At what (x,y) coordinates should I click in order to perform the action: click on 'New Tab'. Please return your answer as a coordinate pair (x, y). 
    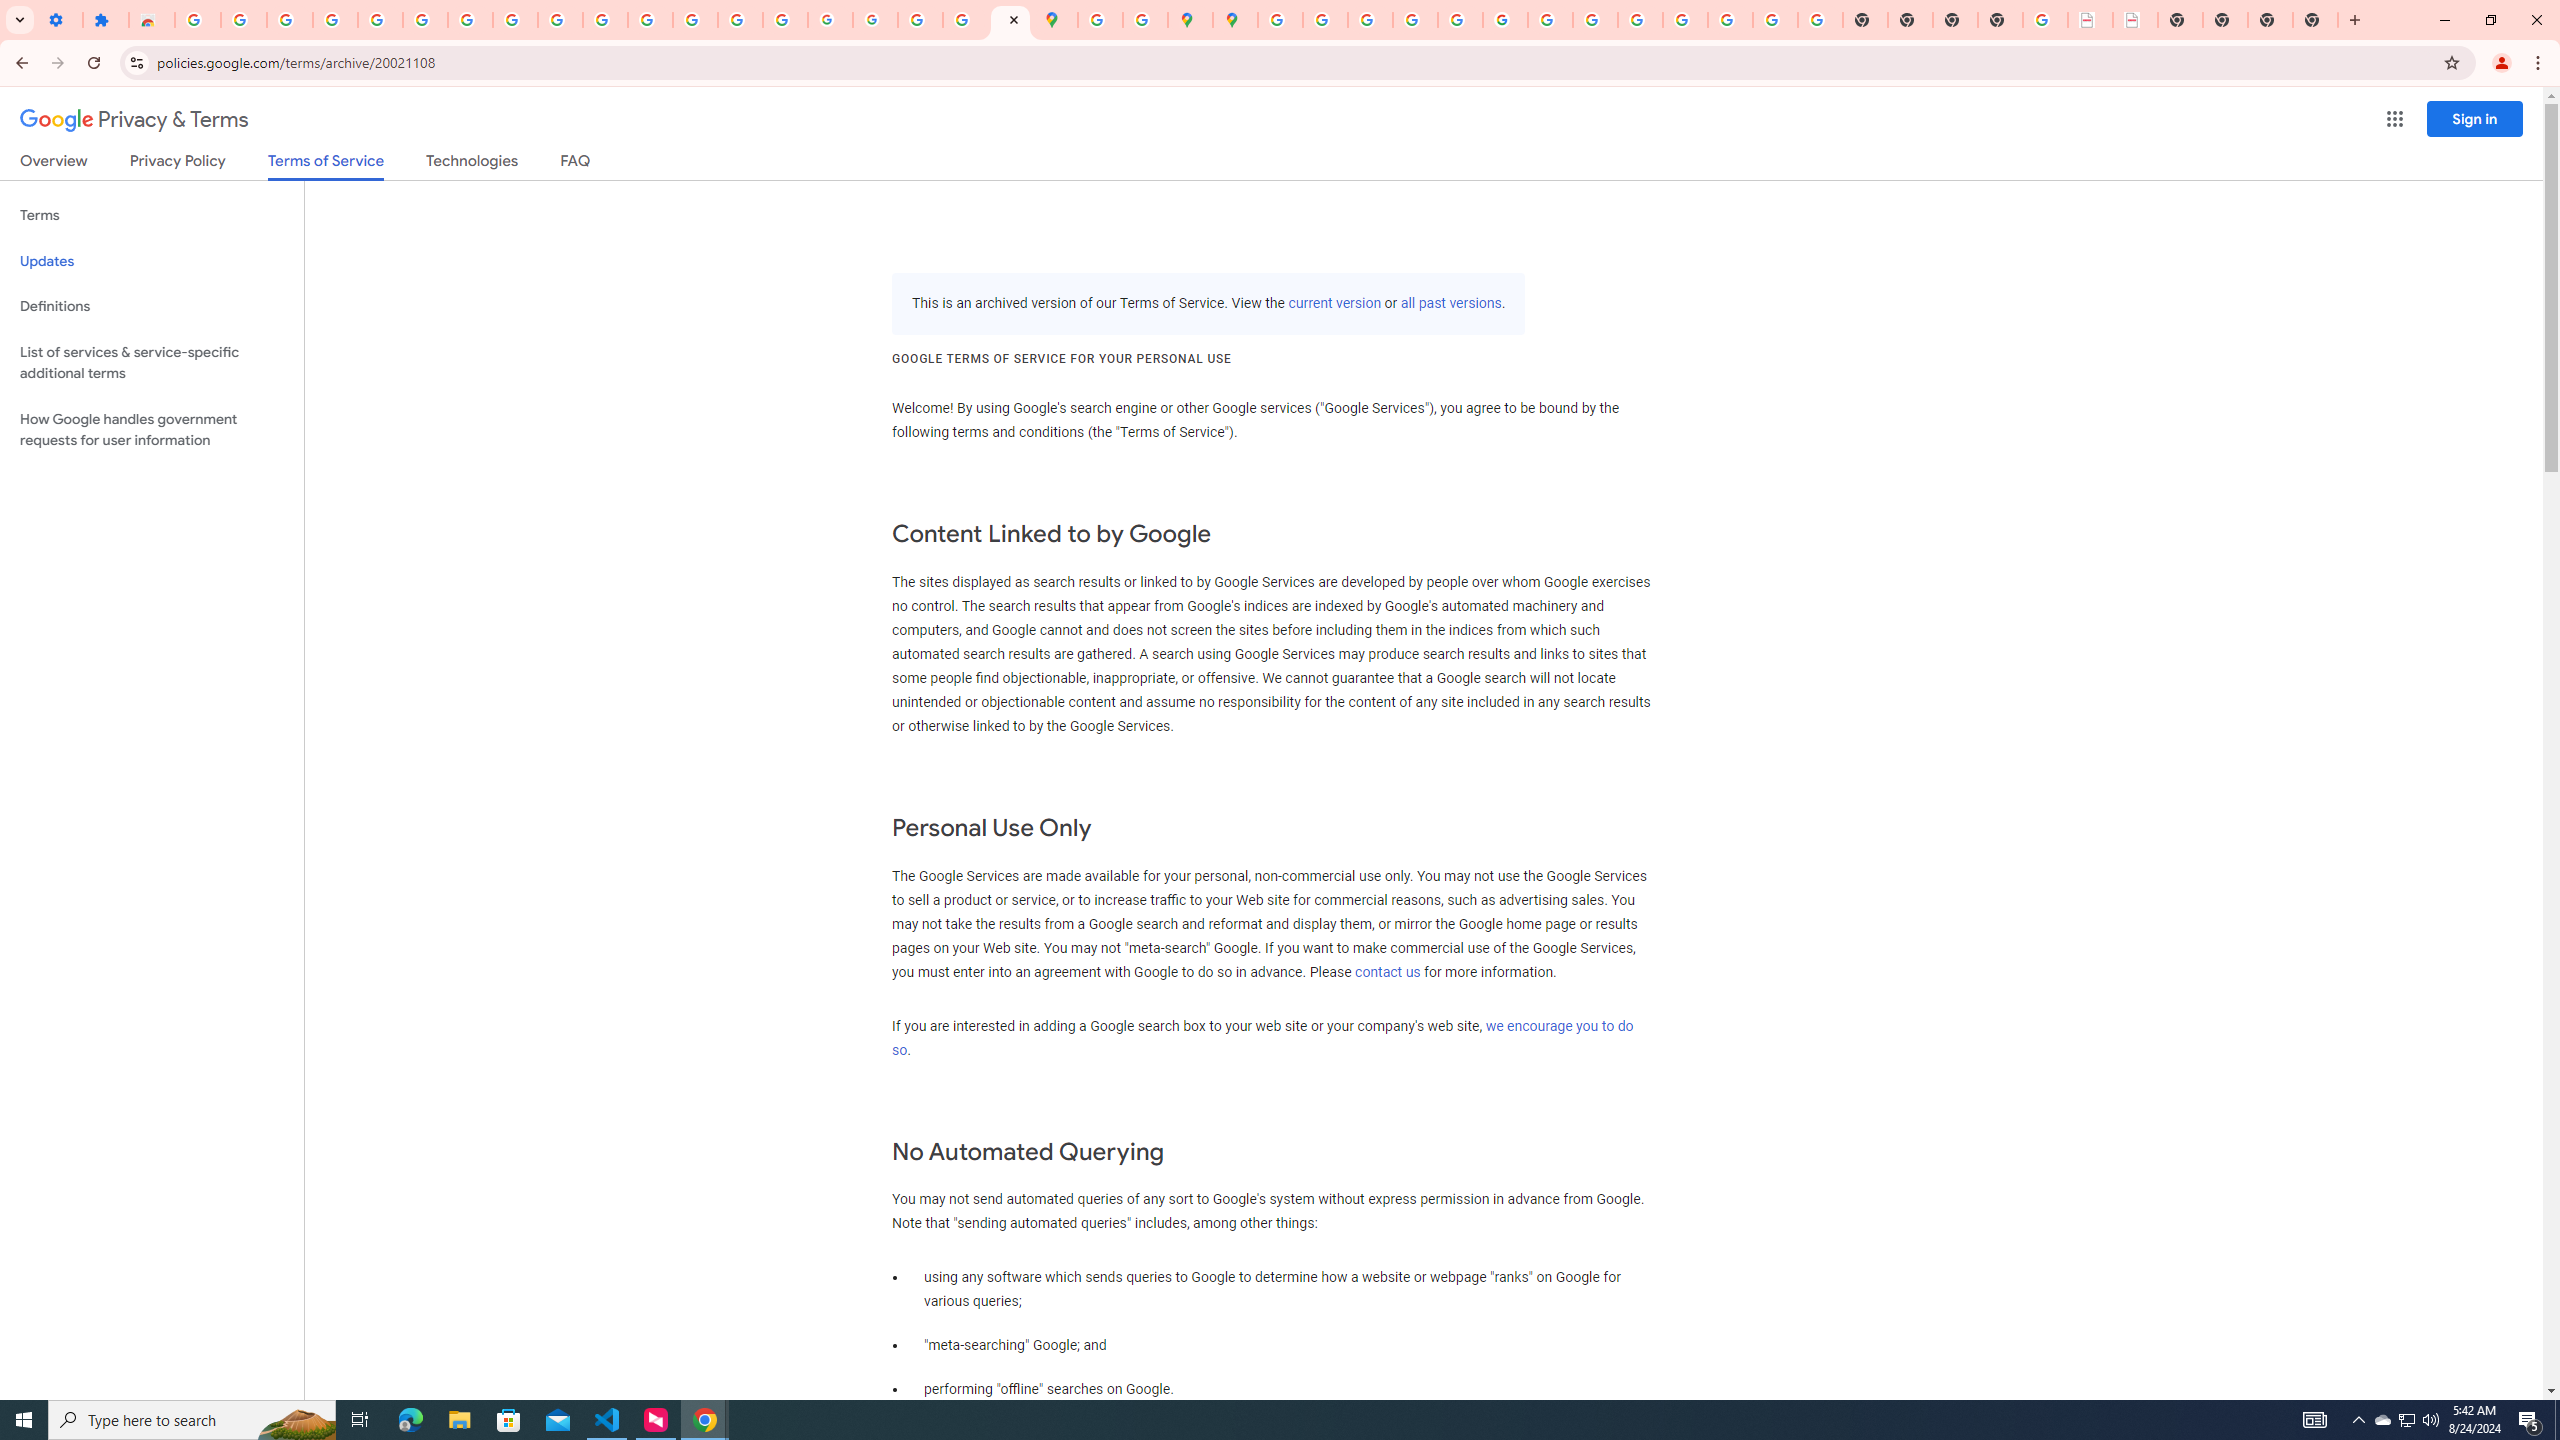
    Looking at the image, I should click on (2315, 19).